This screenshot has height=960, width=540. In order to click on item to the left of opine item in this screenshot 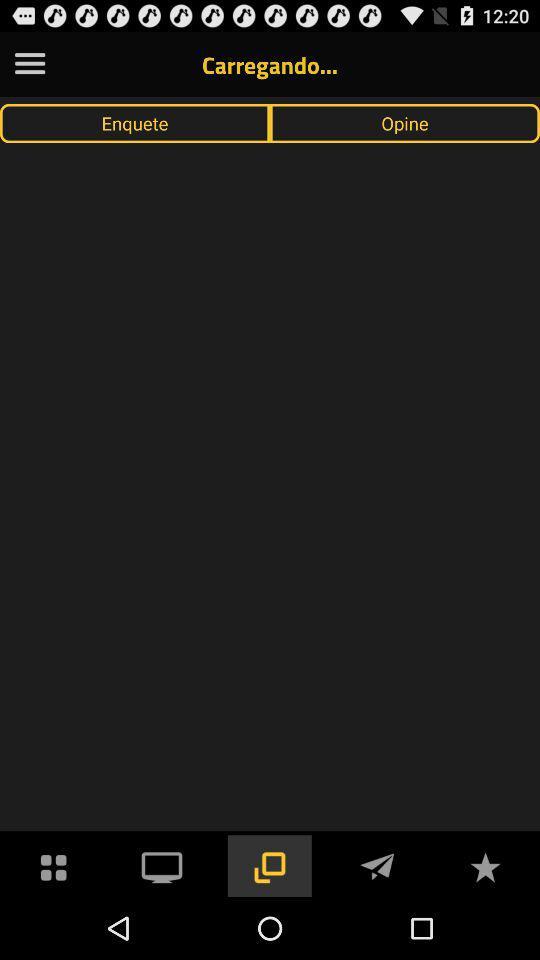, I will do `click(135, 122)`.